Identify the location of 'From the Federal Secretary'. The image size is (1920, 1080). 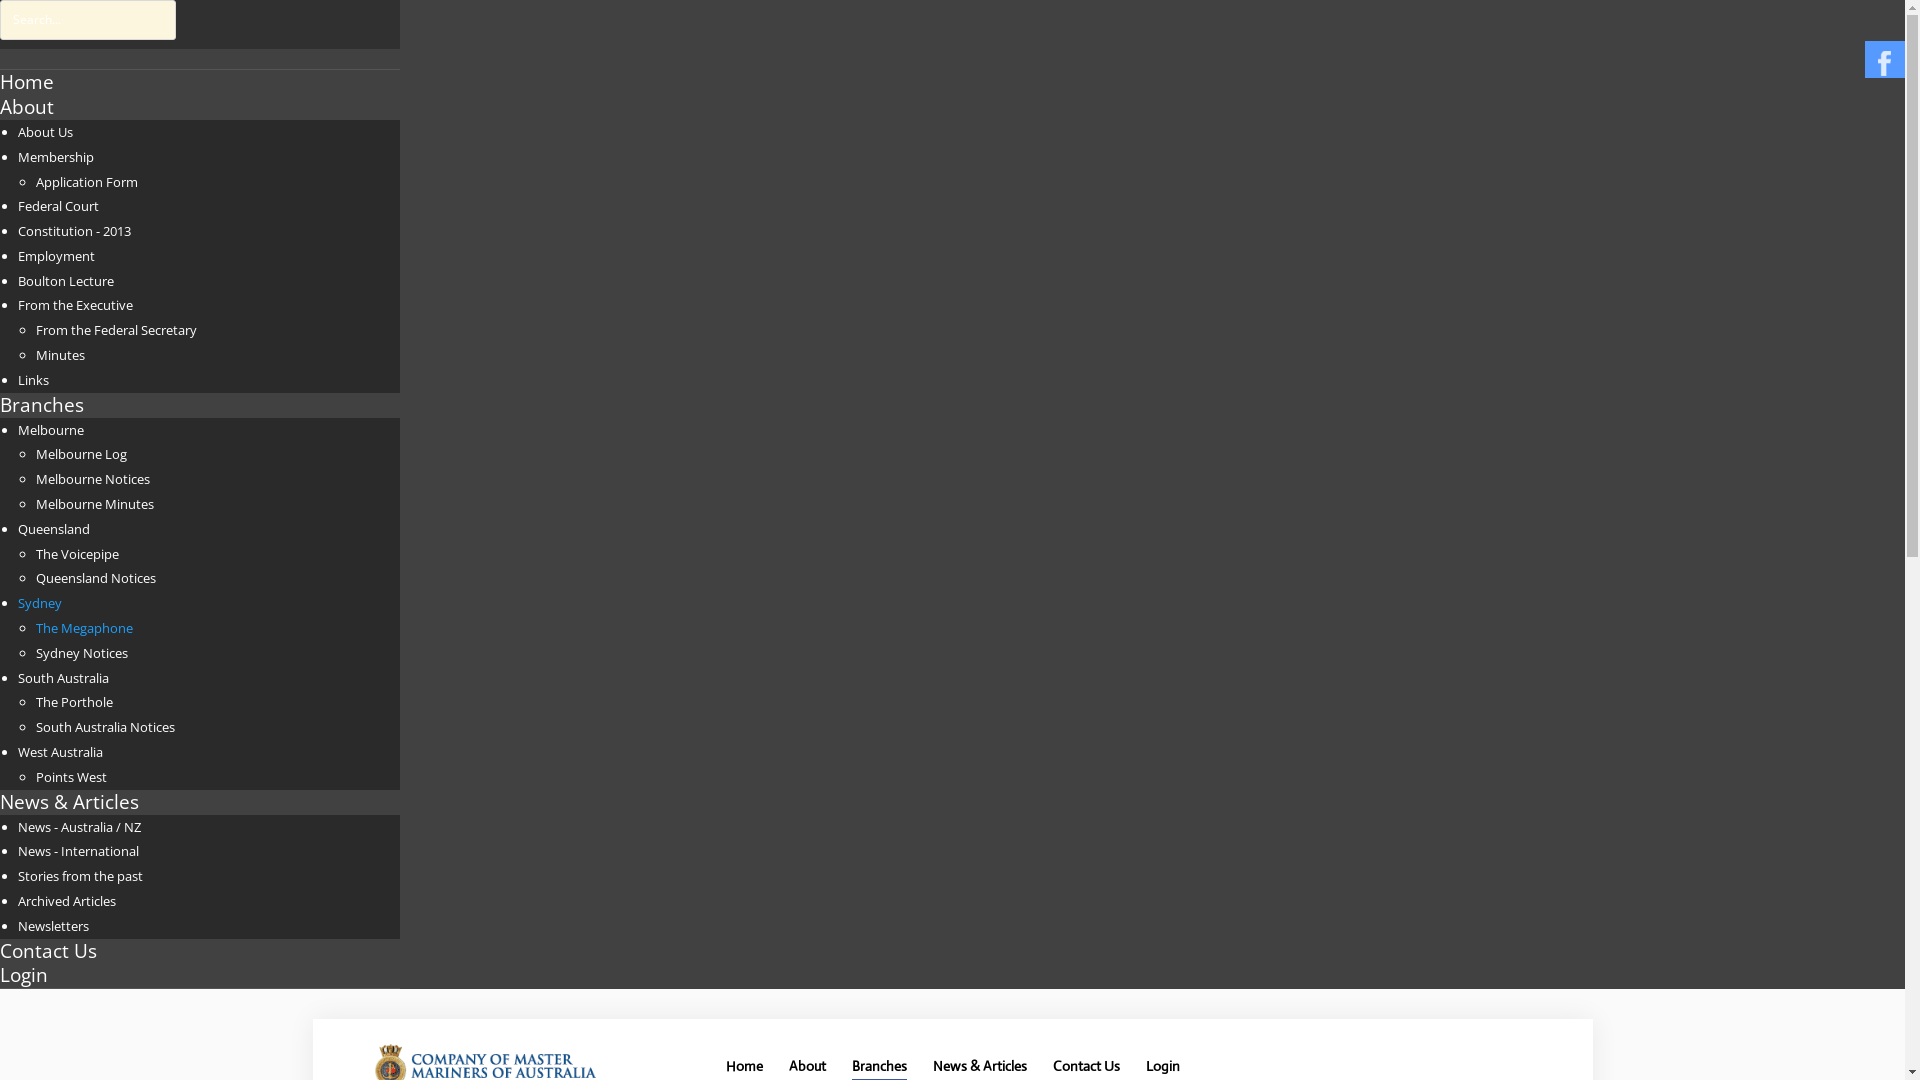
(35, 329).